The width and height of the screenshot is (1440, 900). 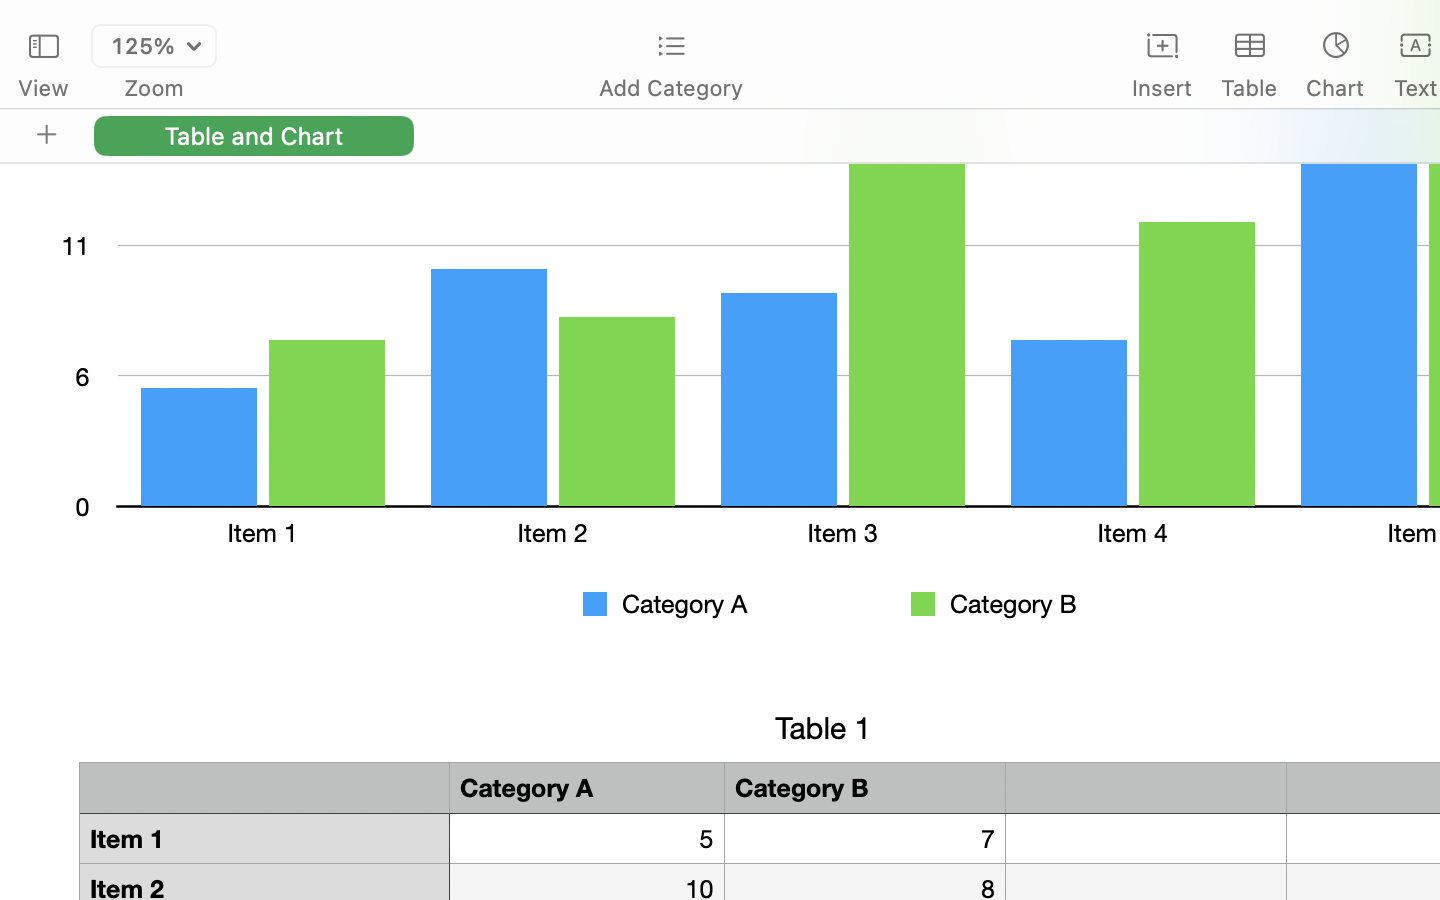 What do you see at coordinates (1161, 87) in the screenshot?
I see `'Insert'` at bounding box center [1161, 87].